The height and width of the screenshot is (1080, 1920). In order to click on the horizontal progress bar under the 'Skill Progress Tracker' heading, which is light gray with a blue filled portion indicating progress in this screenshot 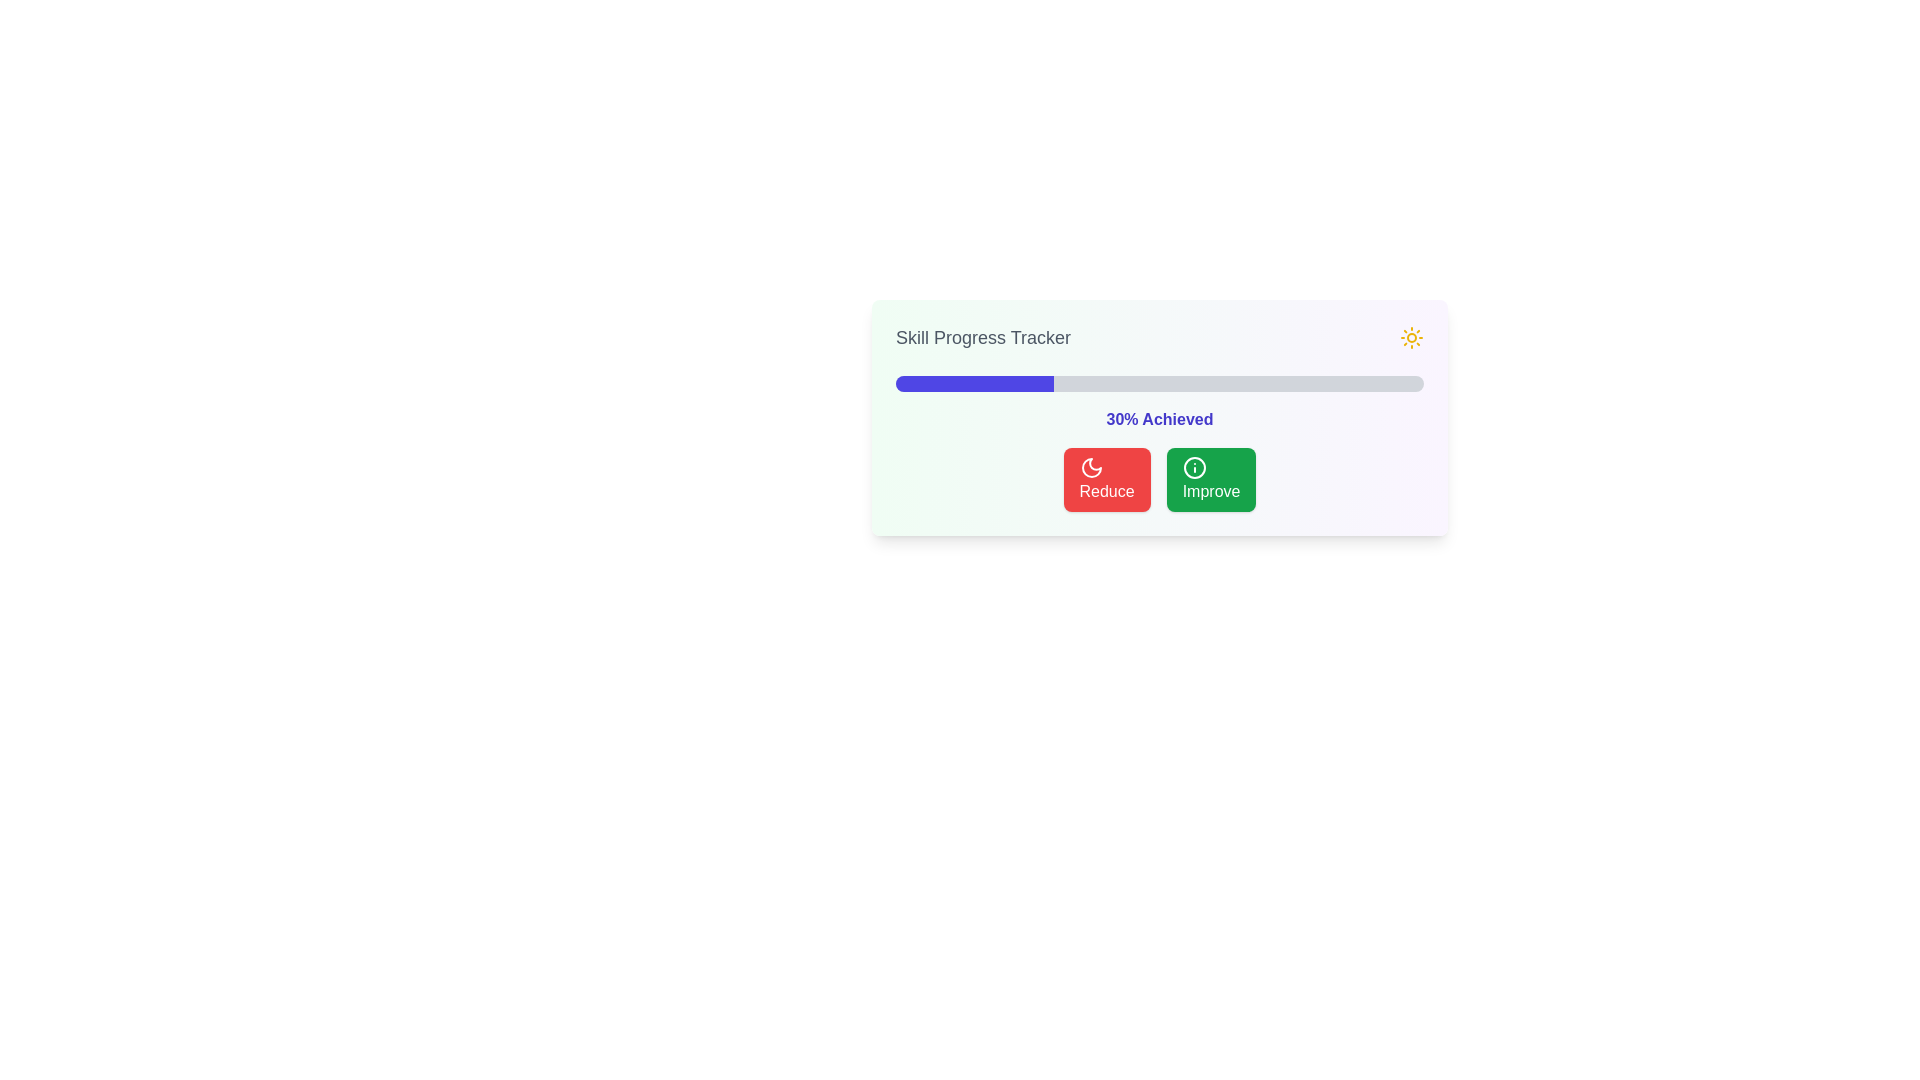, I will do `click(1160, 384)`.